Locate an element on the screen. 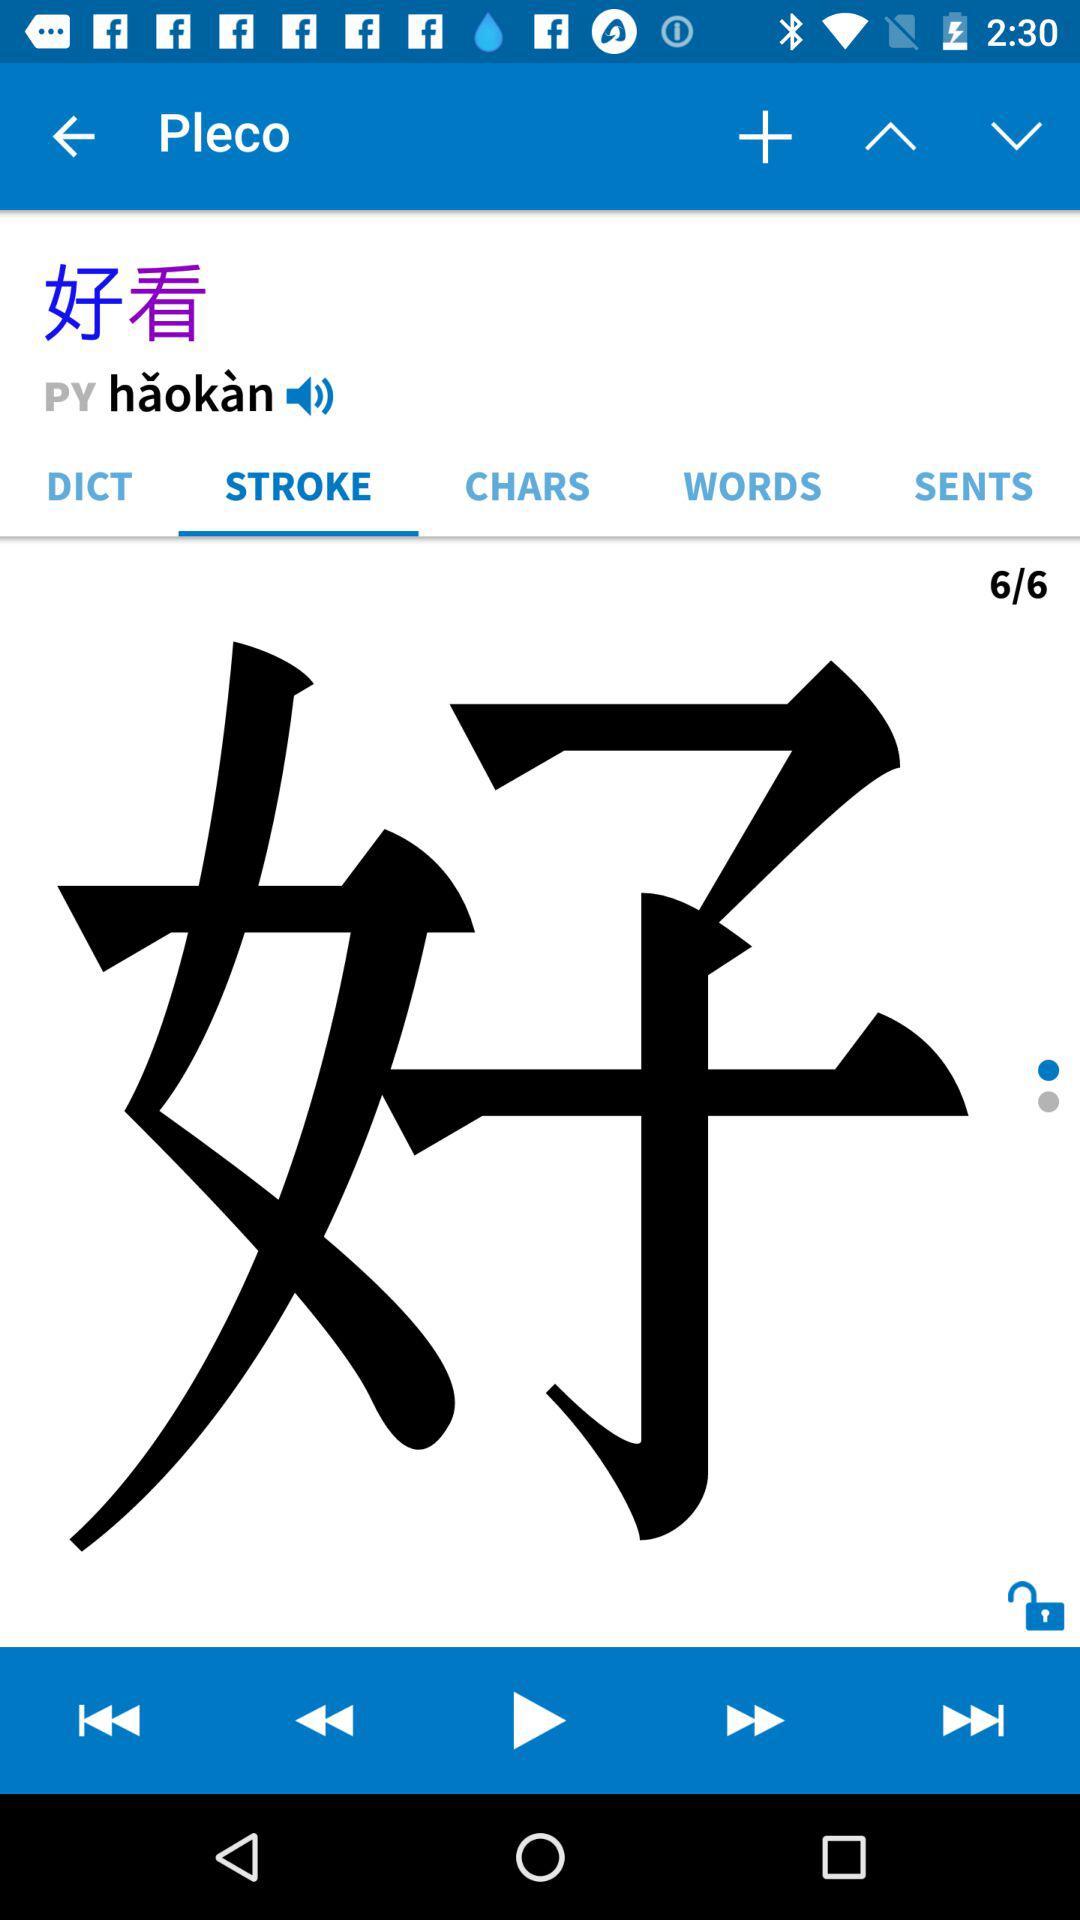 The width and height of the screenshot is (1080, 1920). the skip_next icon is located at coordinates (971, 1719).